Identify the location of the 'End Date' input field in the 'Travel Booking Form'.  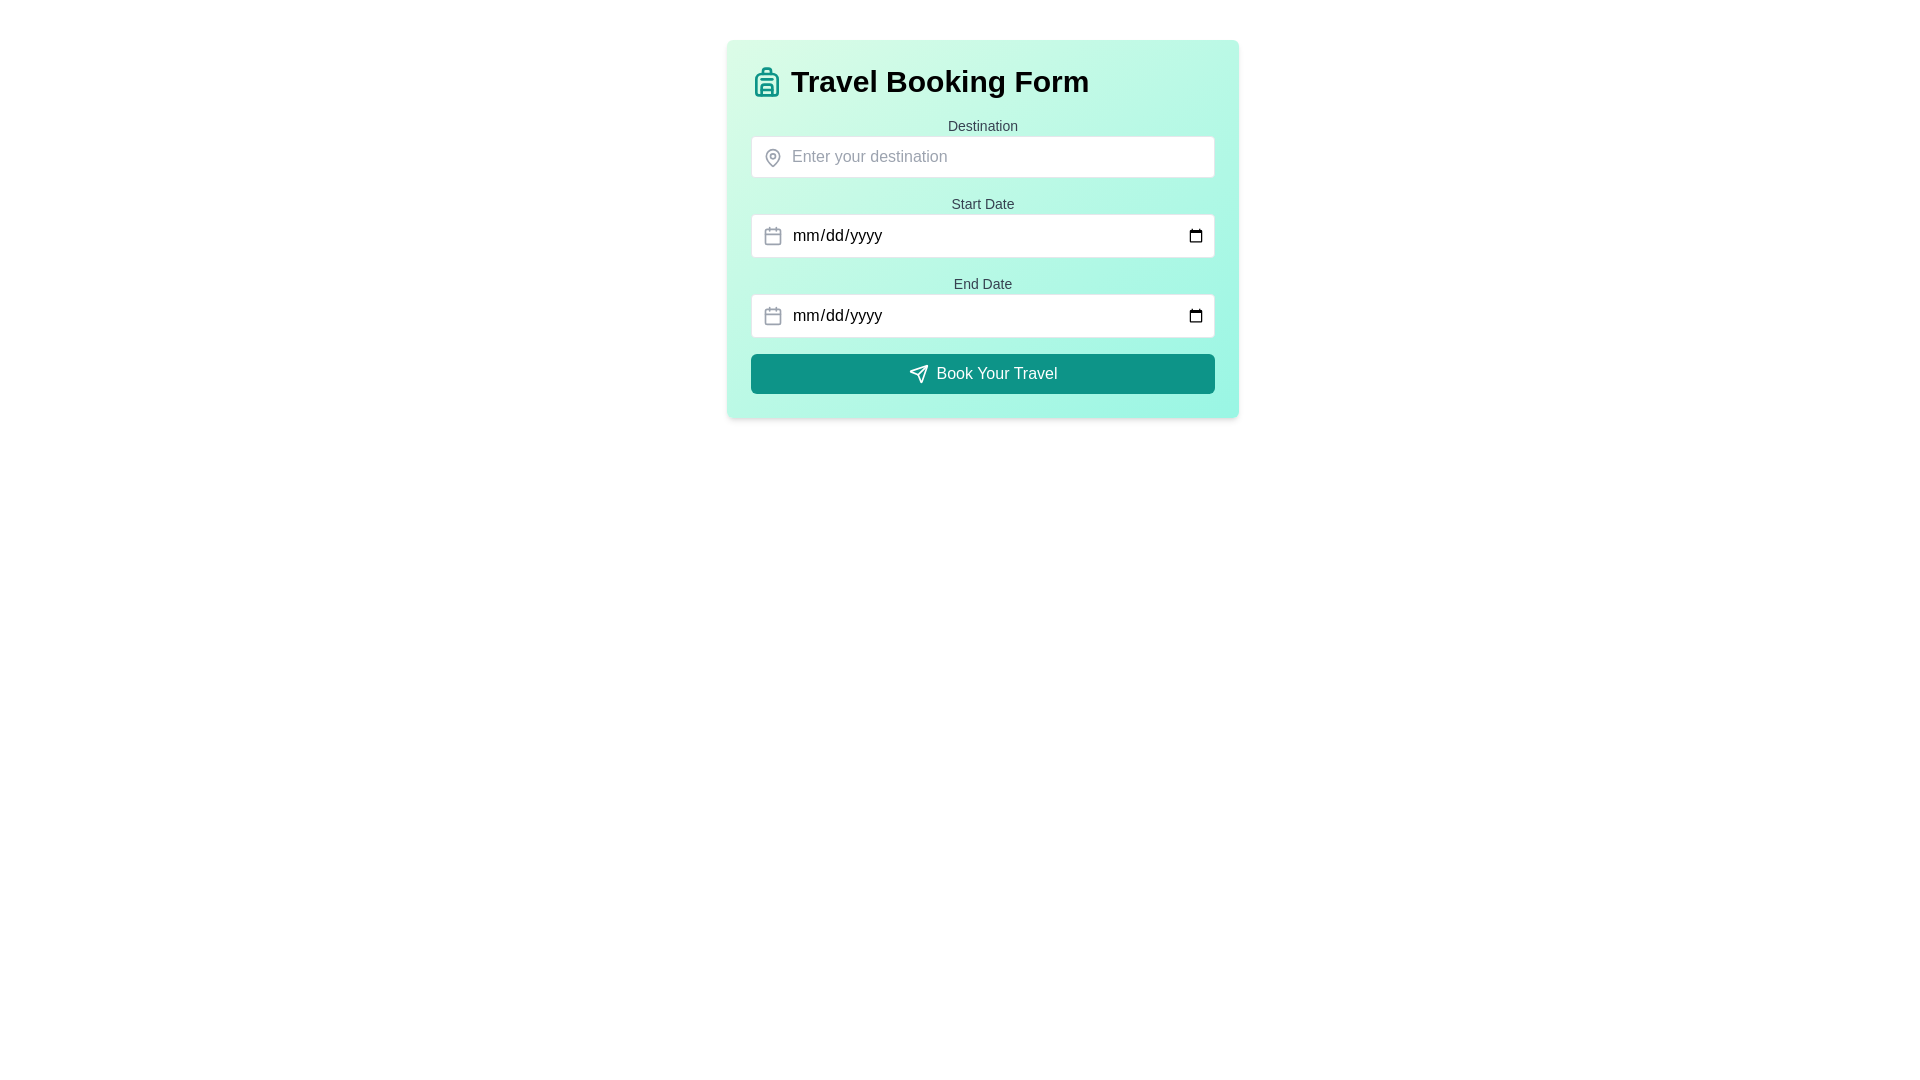
(983, 315).